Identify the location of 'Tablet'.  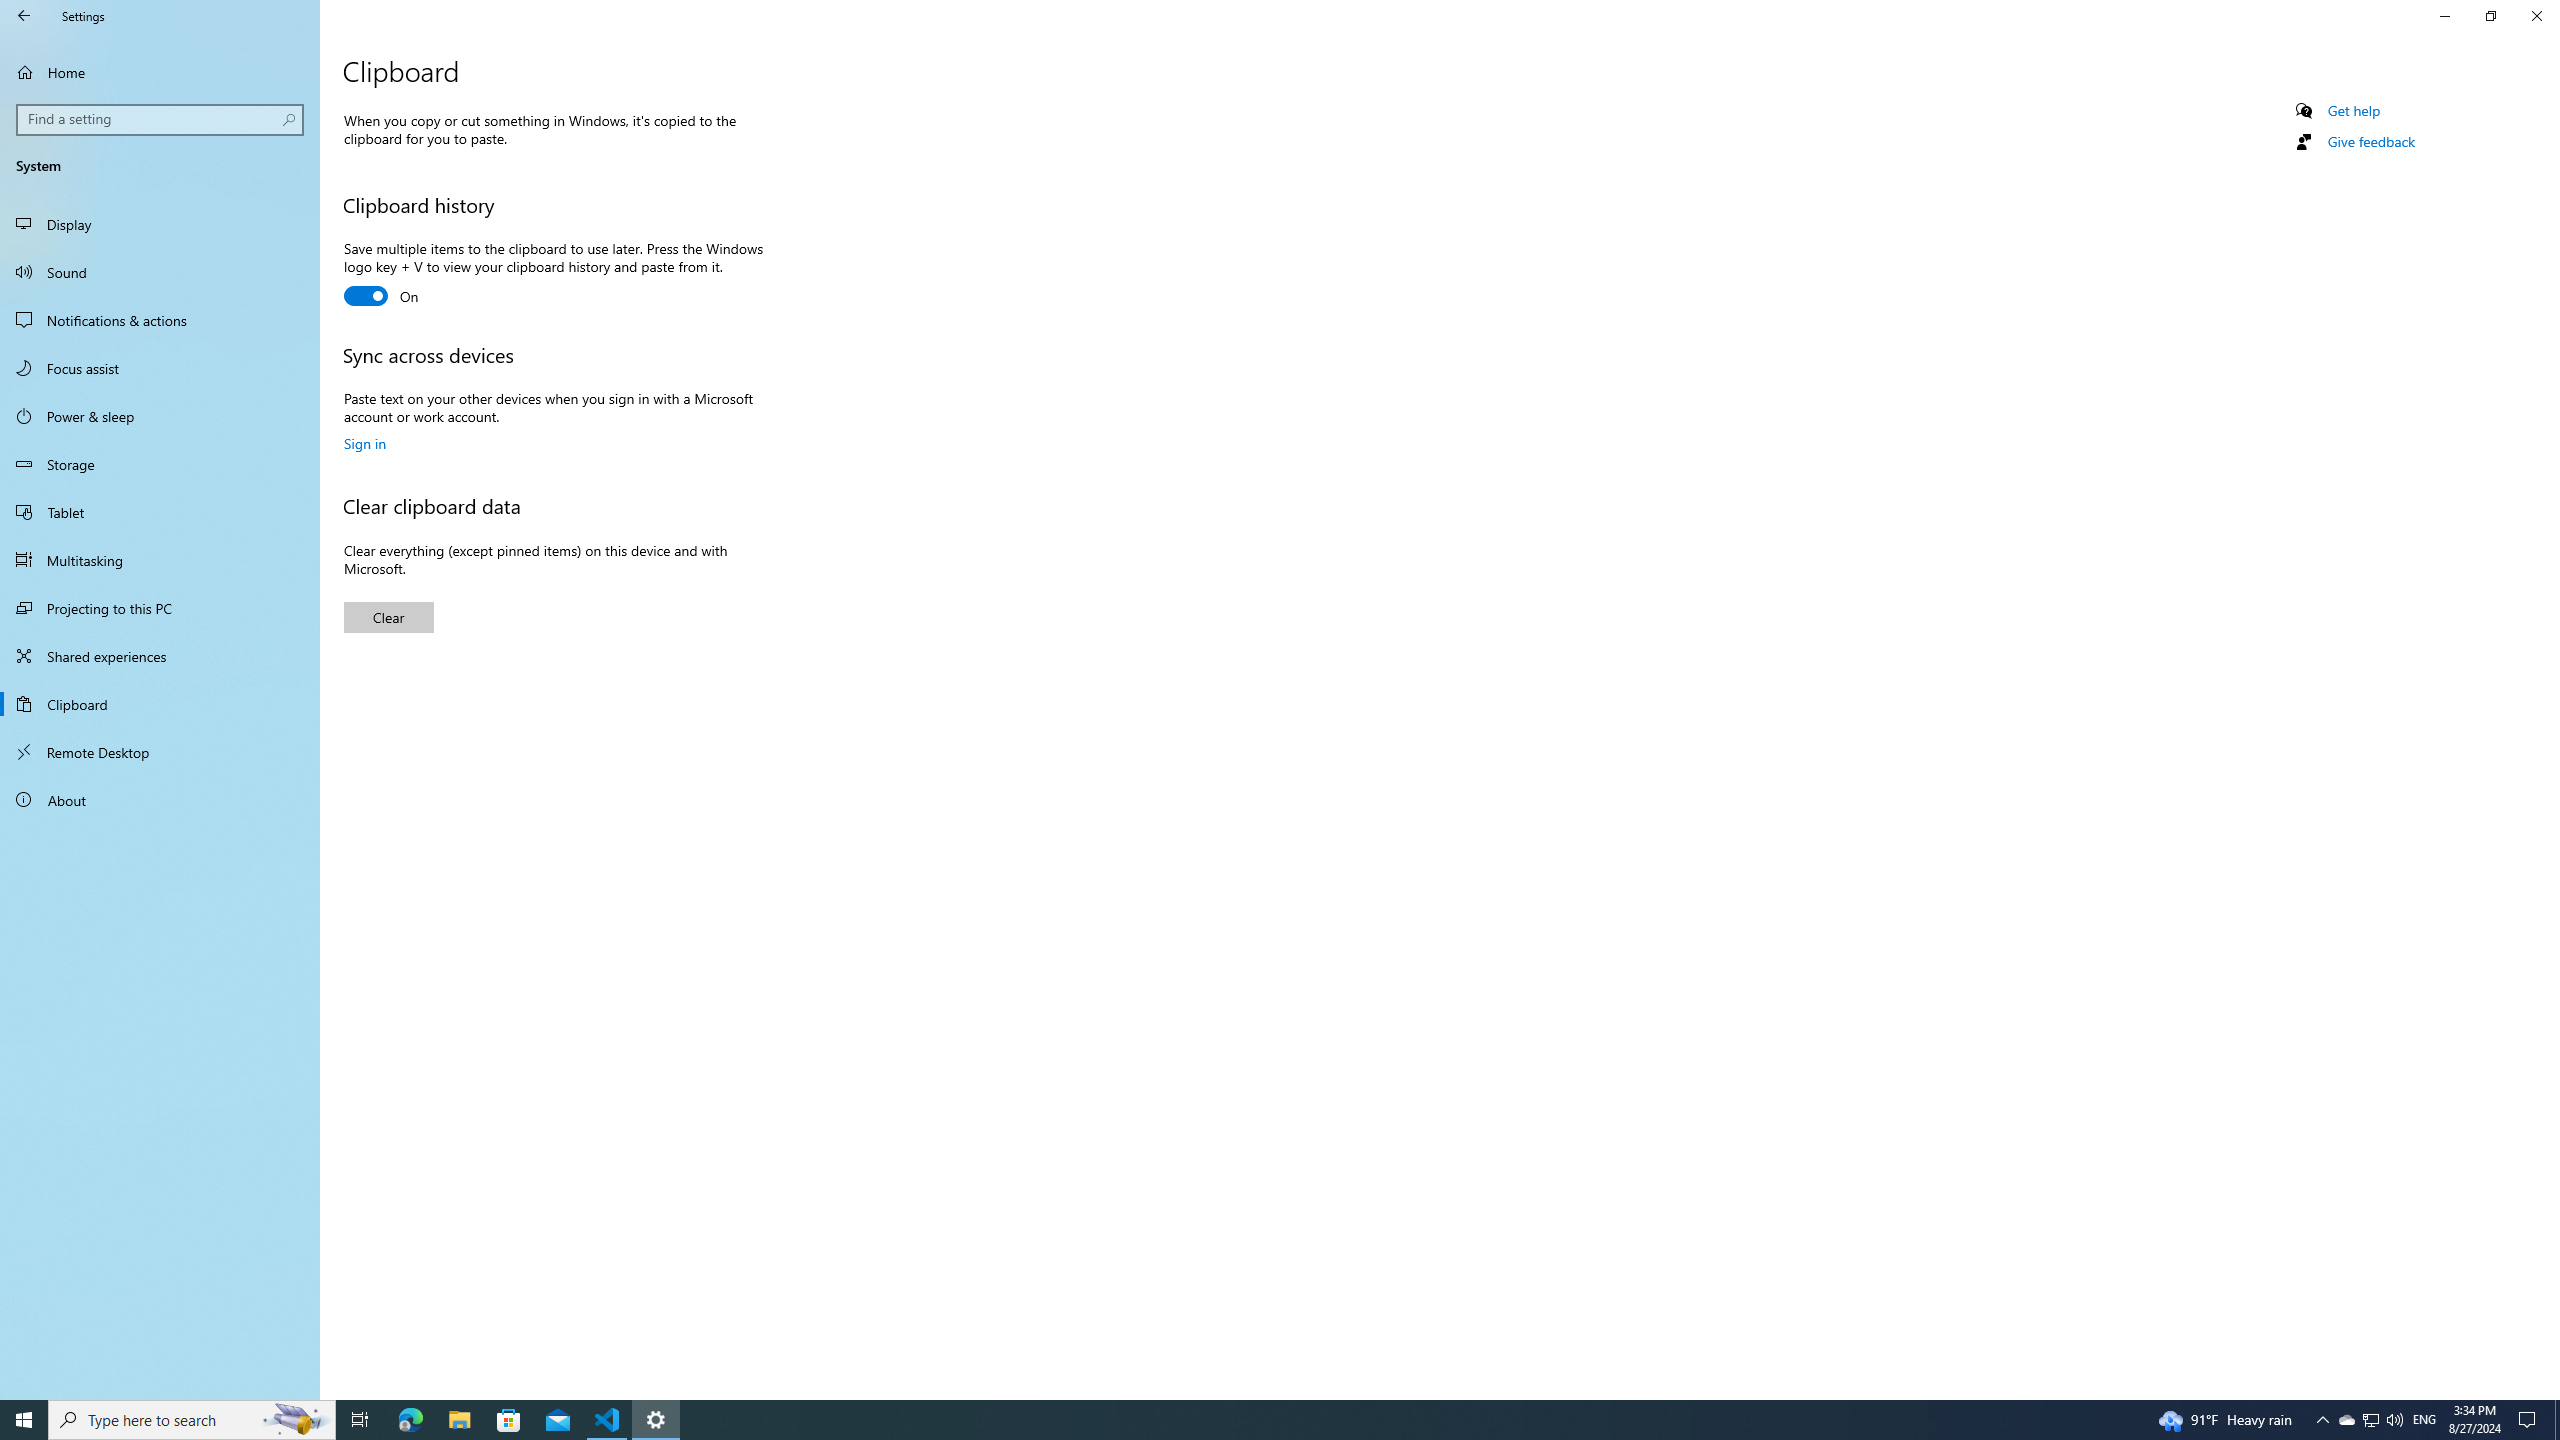
(159, 510).